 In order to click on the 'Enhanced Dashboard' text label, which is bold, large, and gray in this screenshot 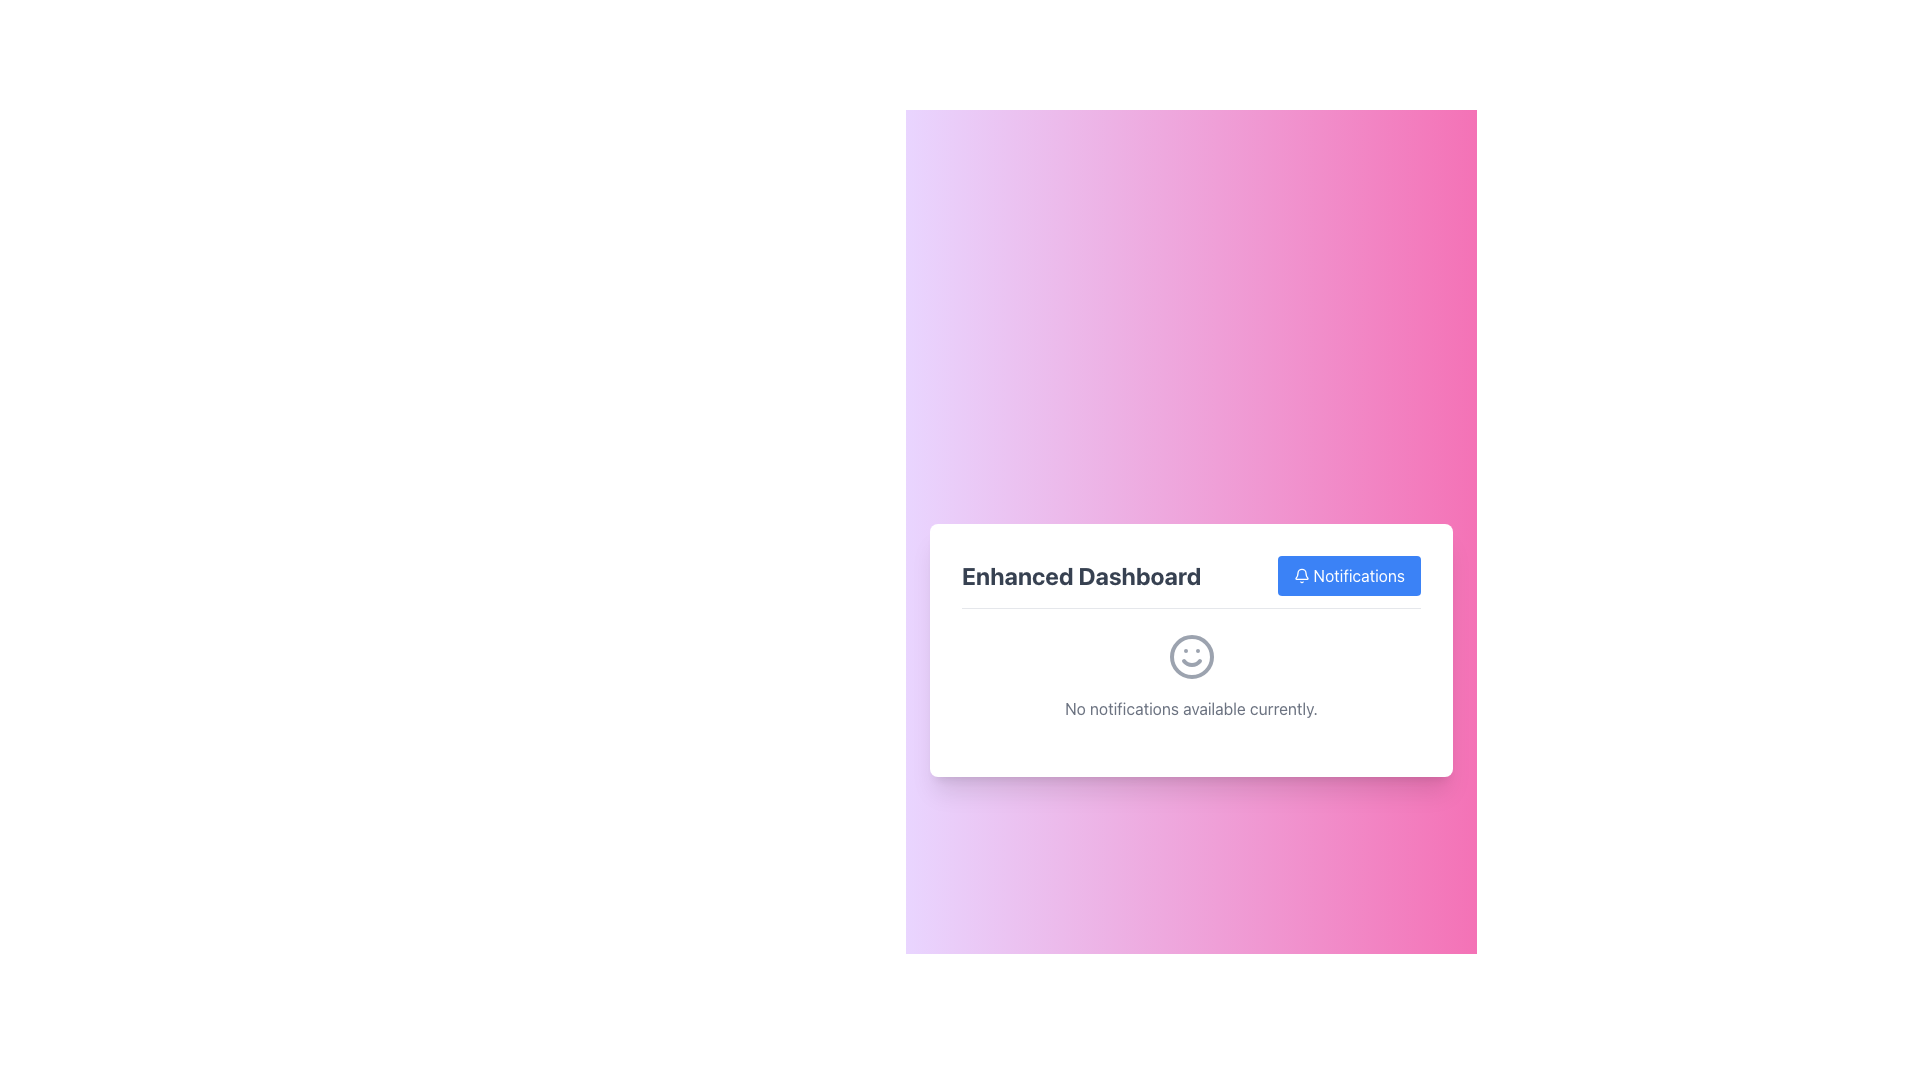, I will do `click(1080, 575)`.